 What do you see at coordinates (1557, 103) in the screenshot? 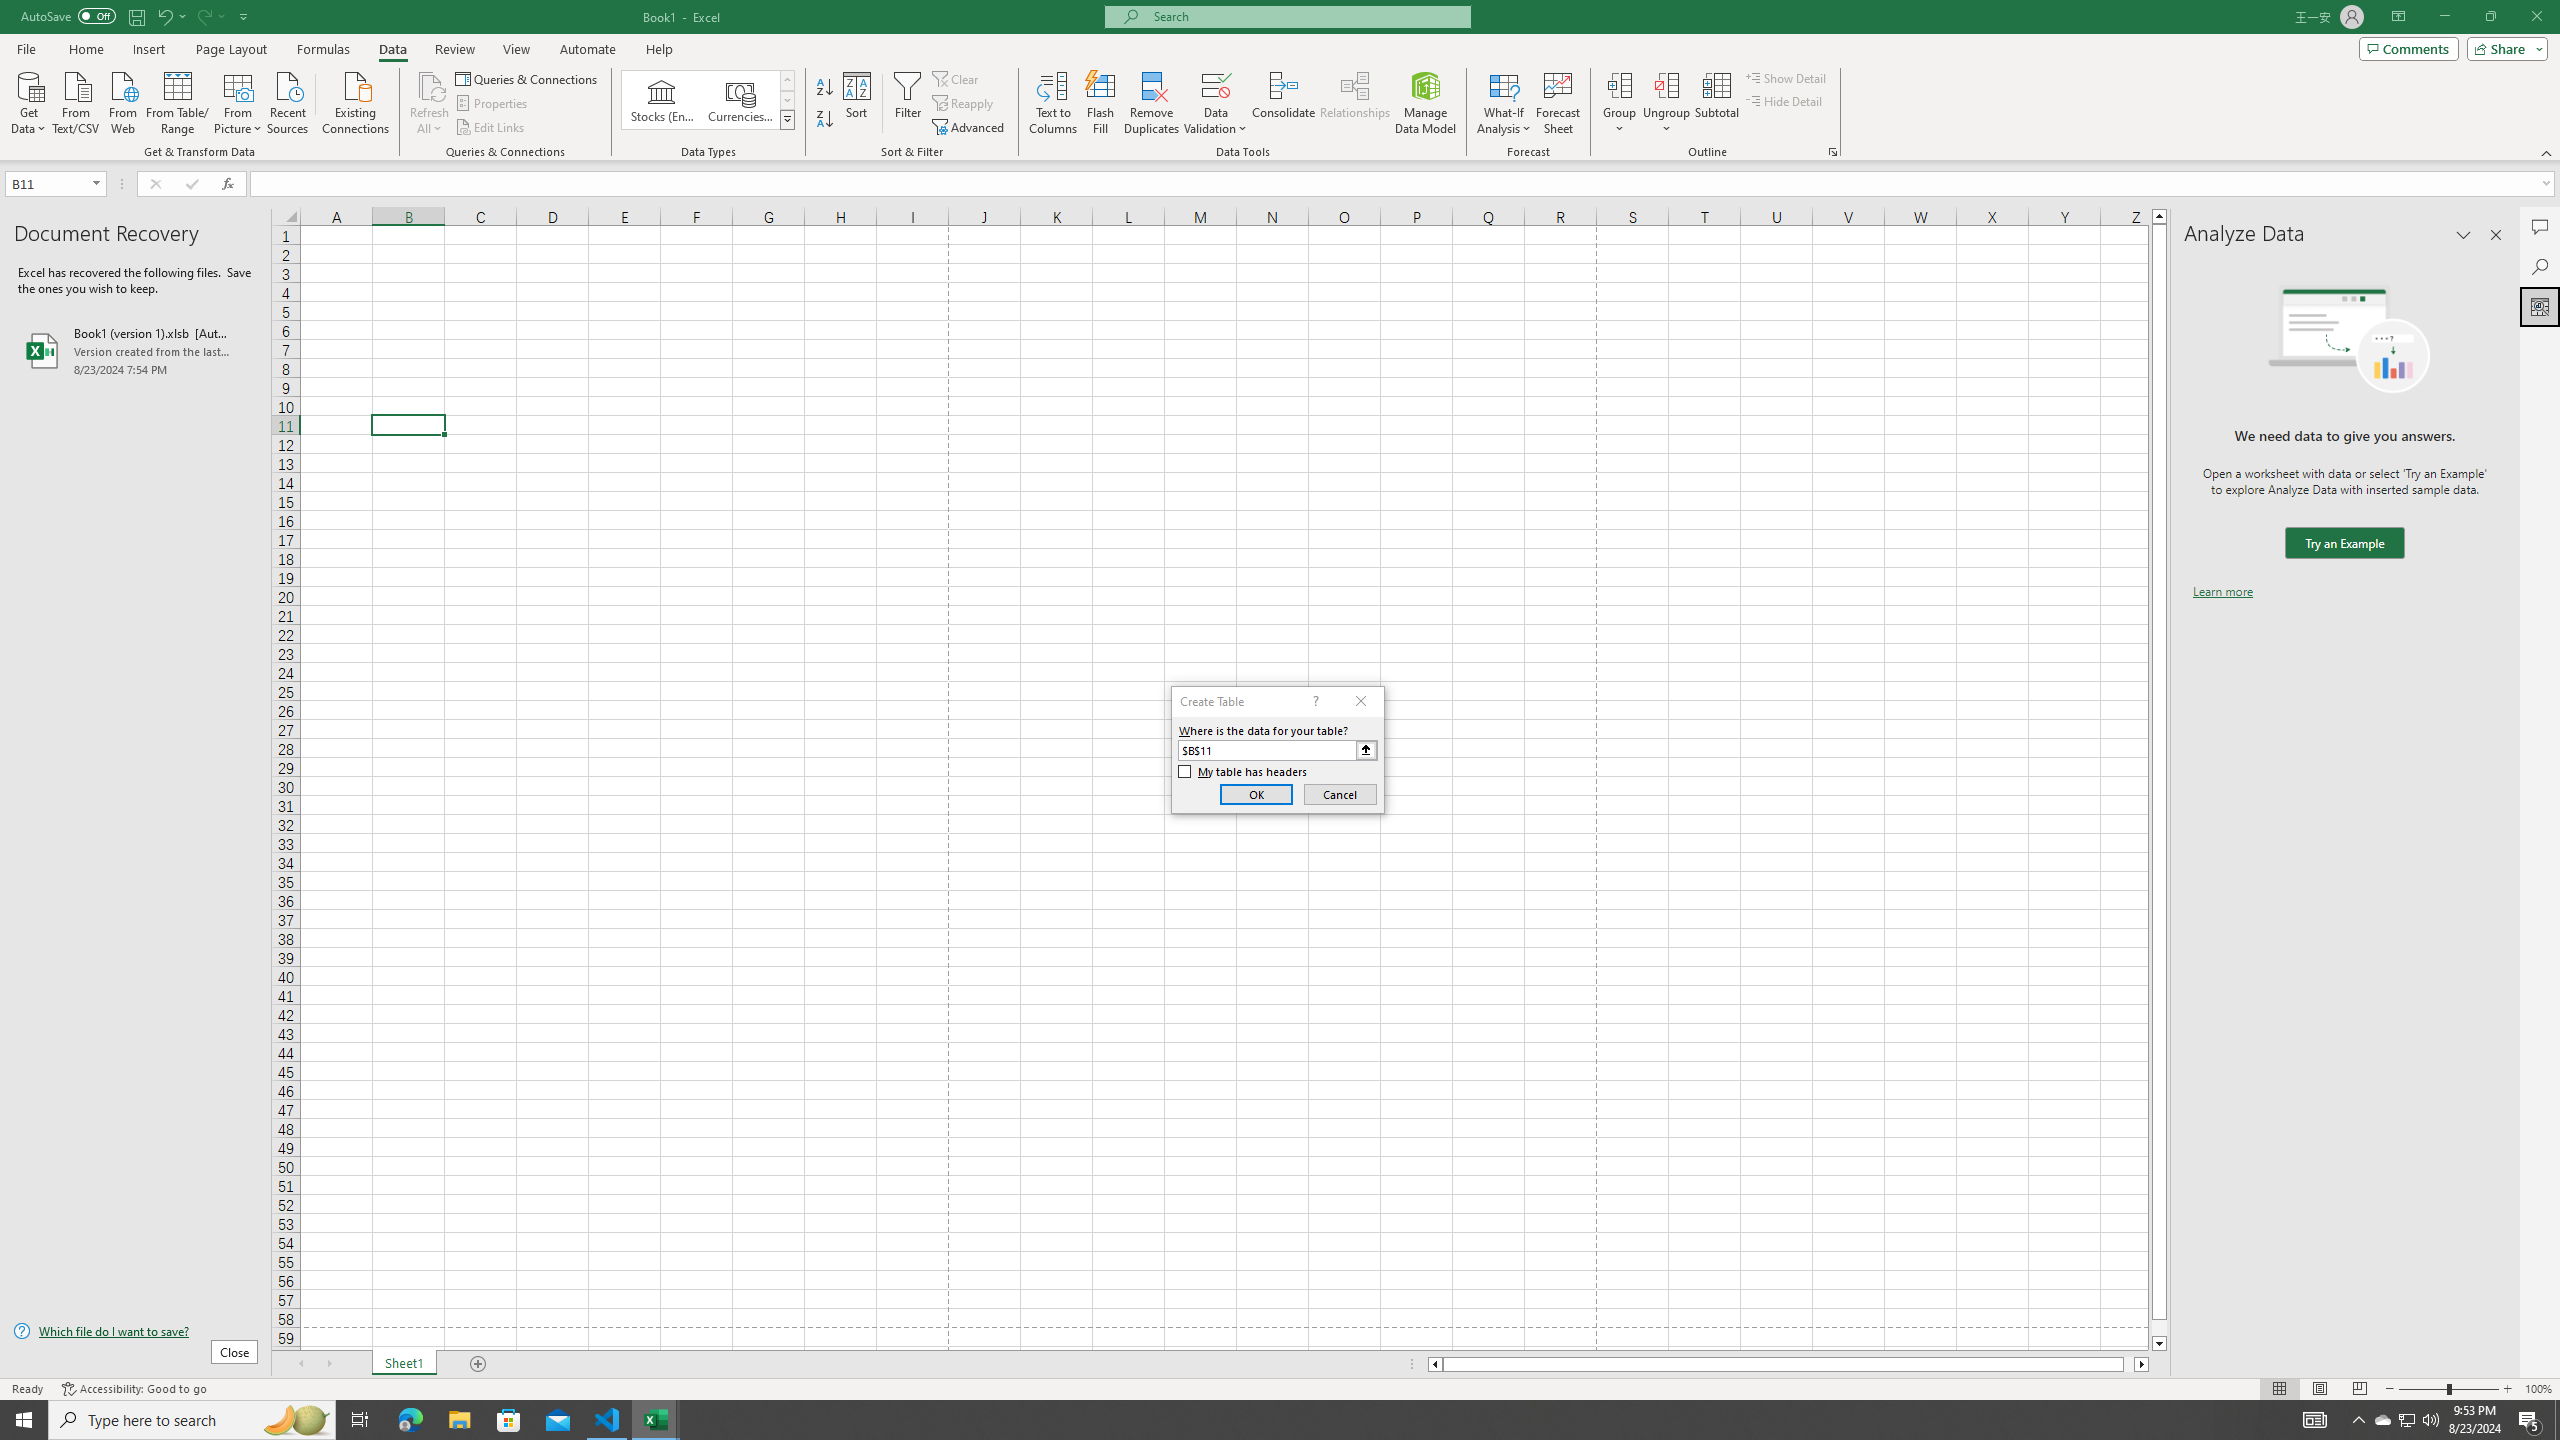
I see `'Forecast Sheet'` at bounding box center [1557, 103].